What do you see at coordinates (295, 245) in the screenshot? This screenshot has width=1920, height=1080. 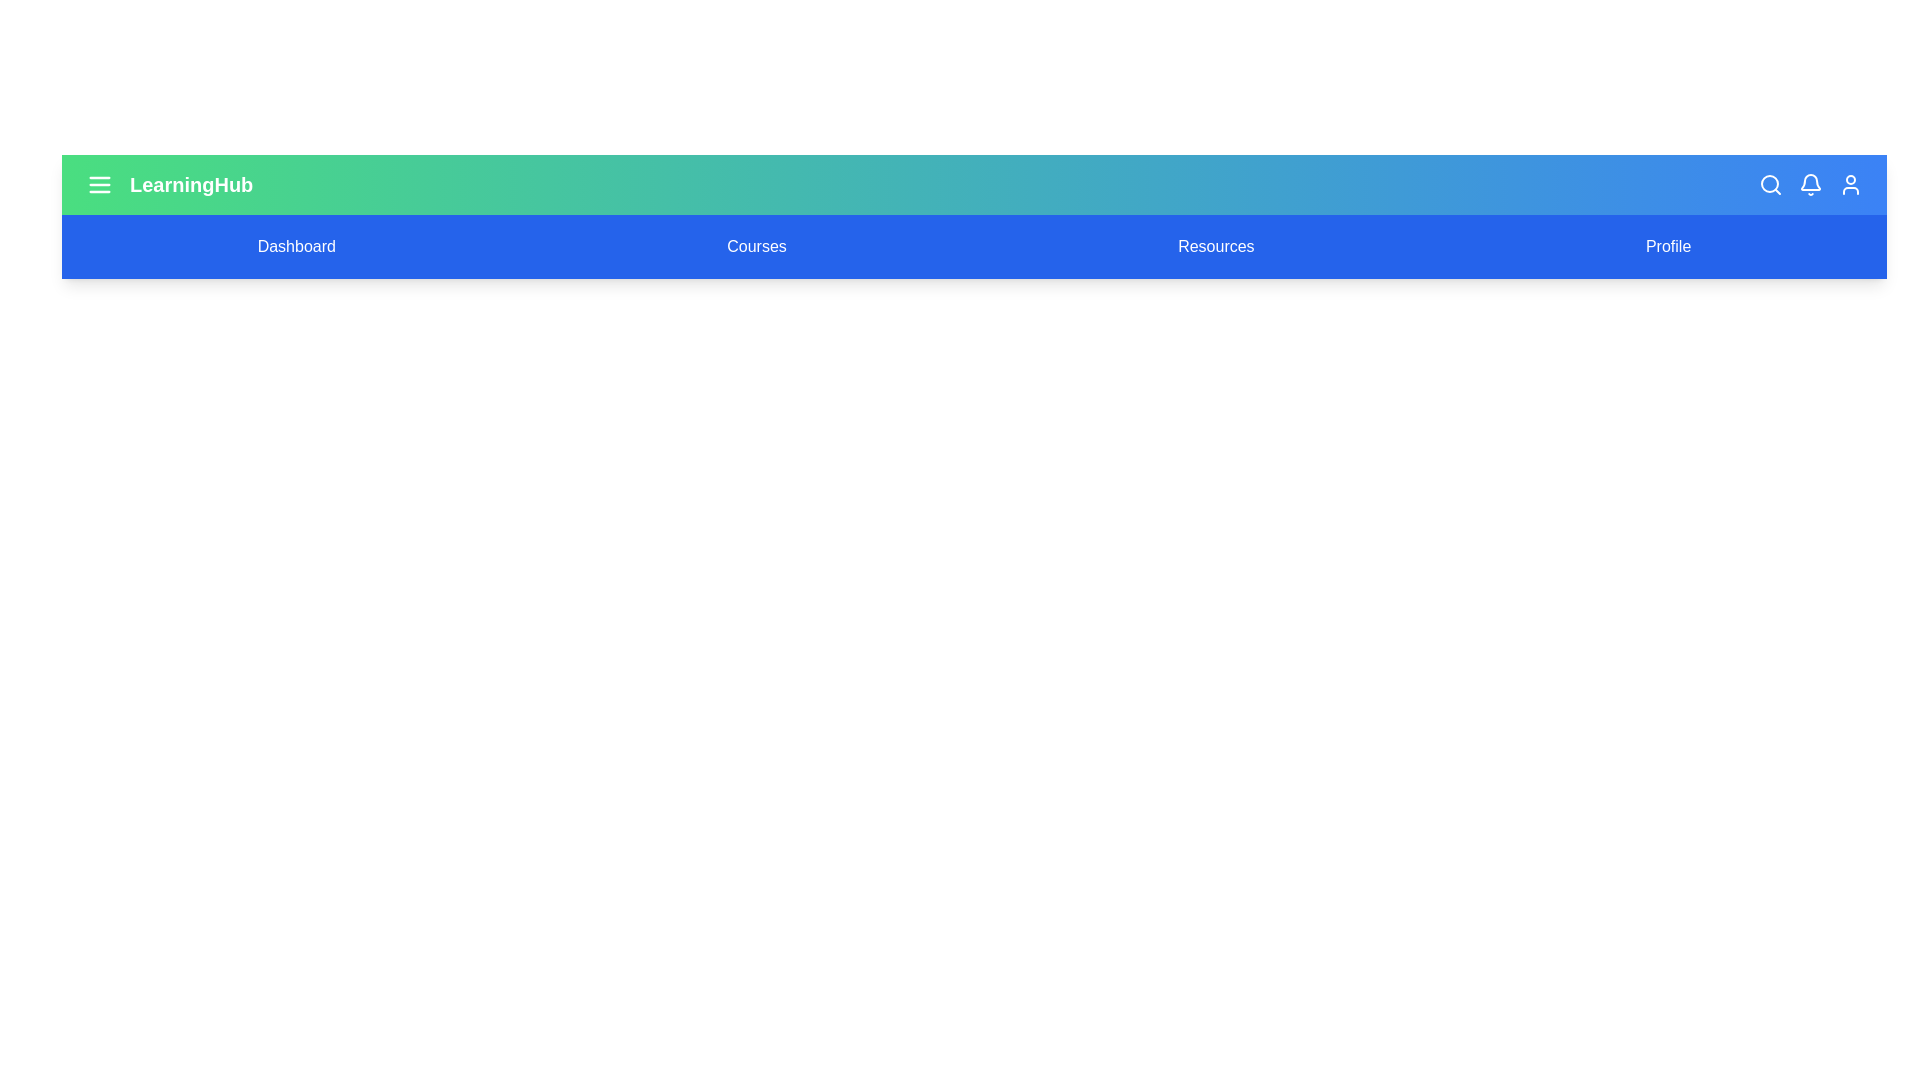 I see `the navigation item Dashboard` at bounding box center [295, 245].